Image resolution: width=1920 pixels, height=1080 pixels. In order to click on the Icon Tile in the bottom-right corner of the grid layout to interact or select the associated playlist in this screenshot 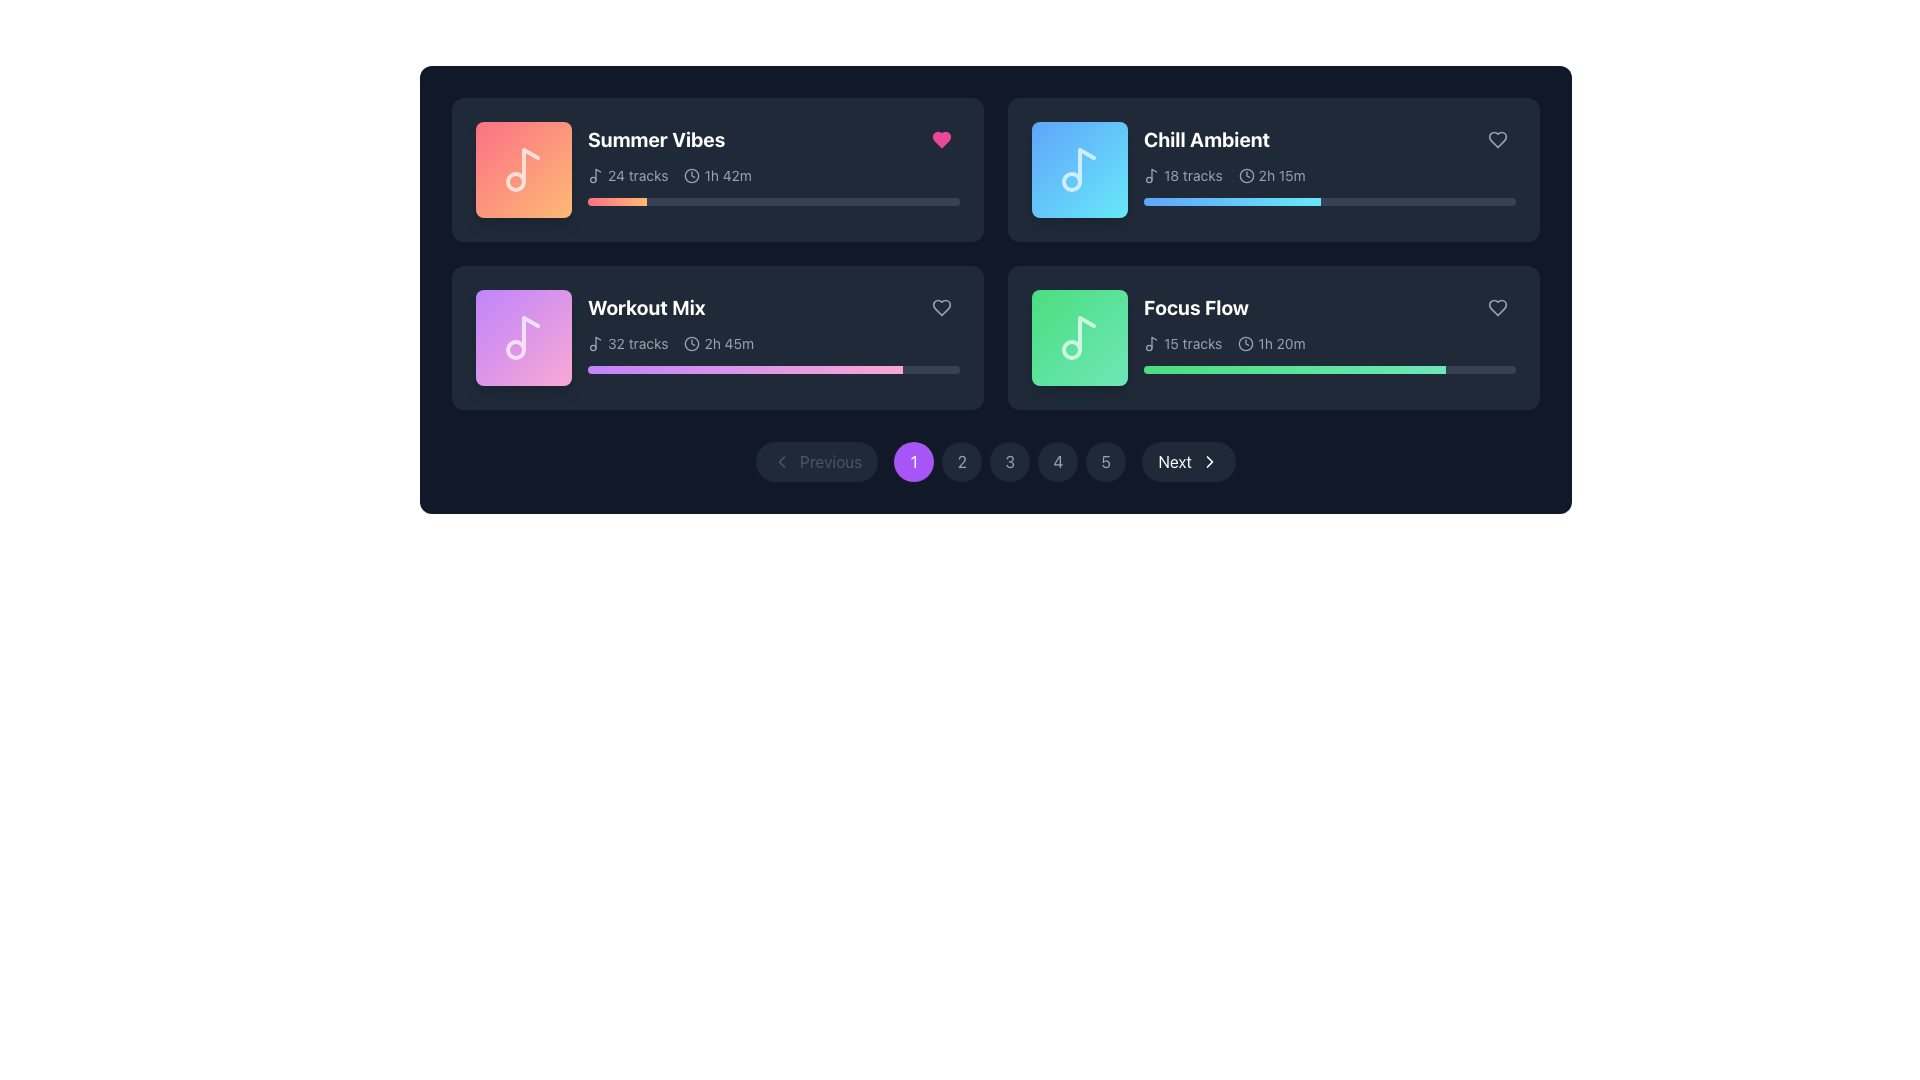, I will do `click(1079, 337)`.